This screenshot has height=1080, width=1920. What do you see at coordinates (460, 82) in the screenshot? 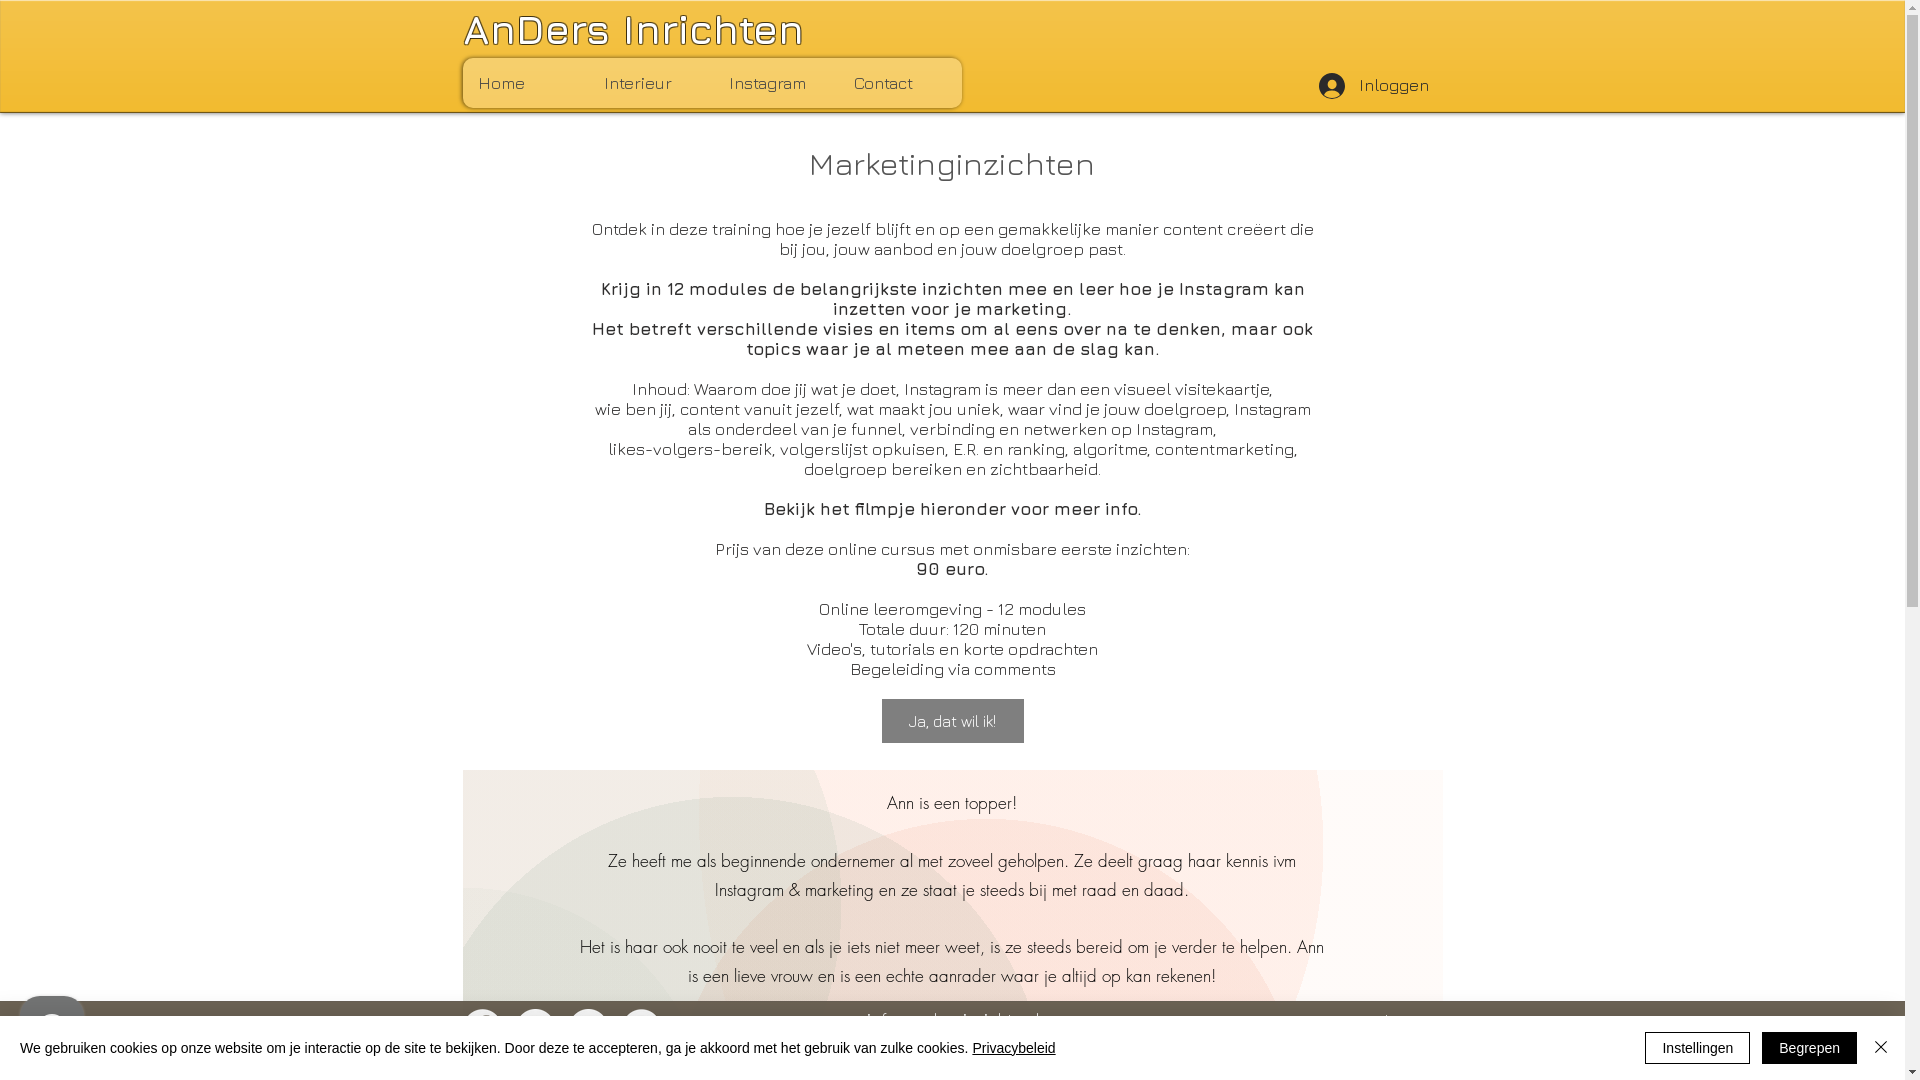
I see `'Home'` at bounding box center [460, 82].